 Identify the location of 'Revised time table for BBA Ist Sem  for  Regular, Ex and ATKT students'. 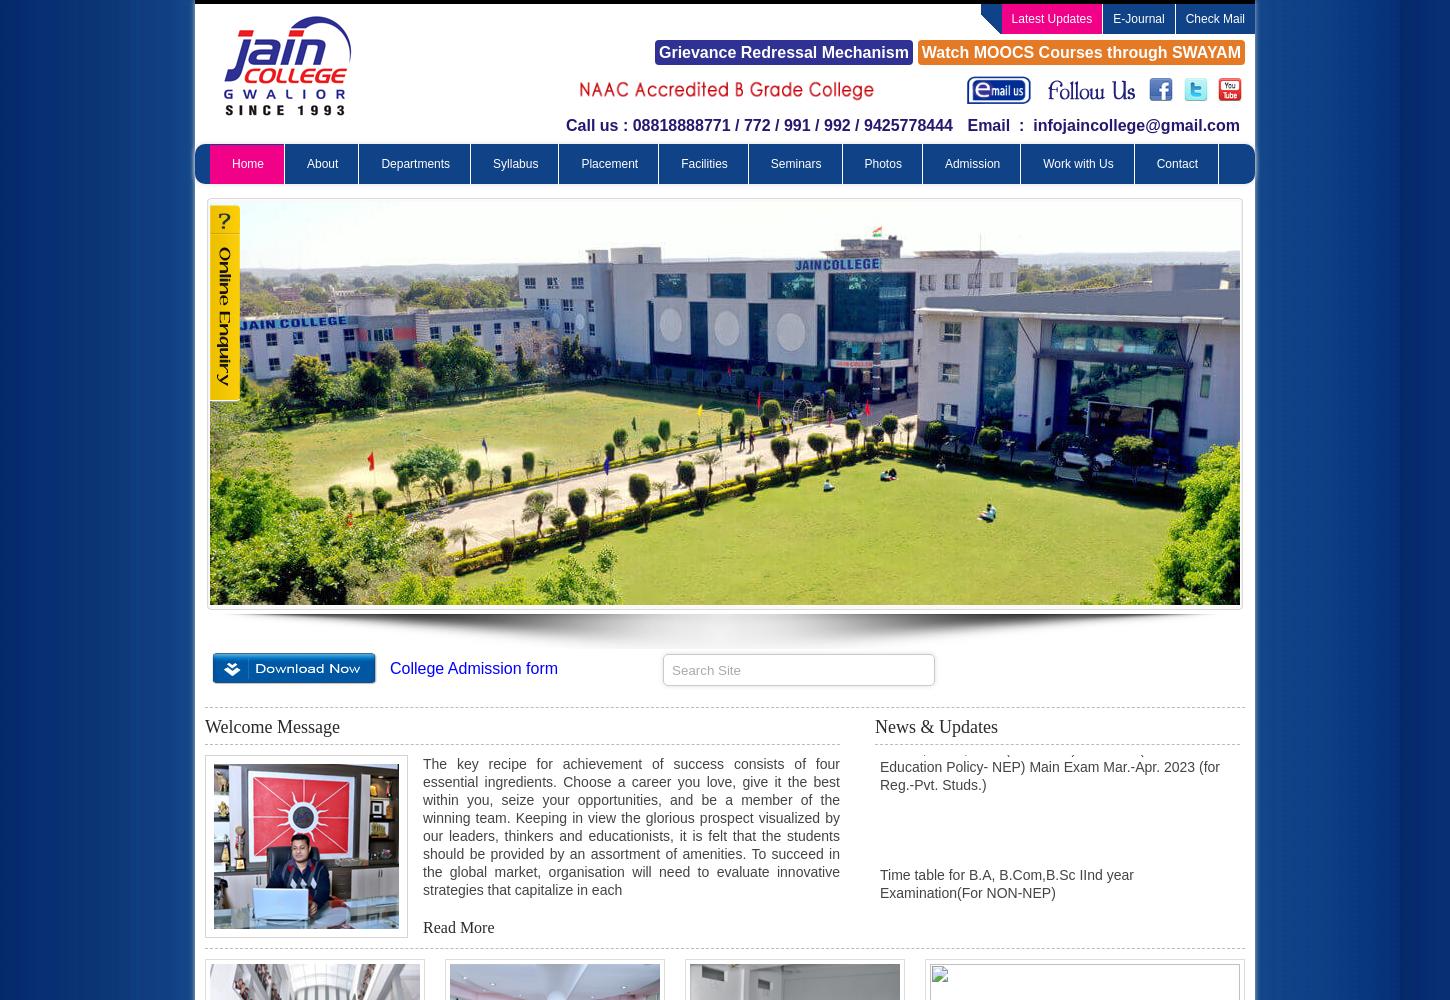
(1050, 961).